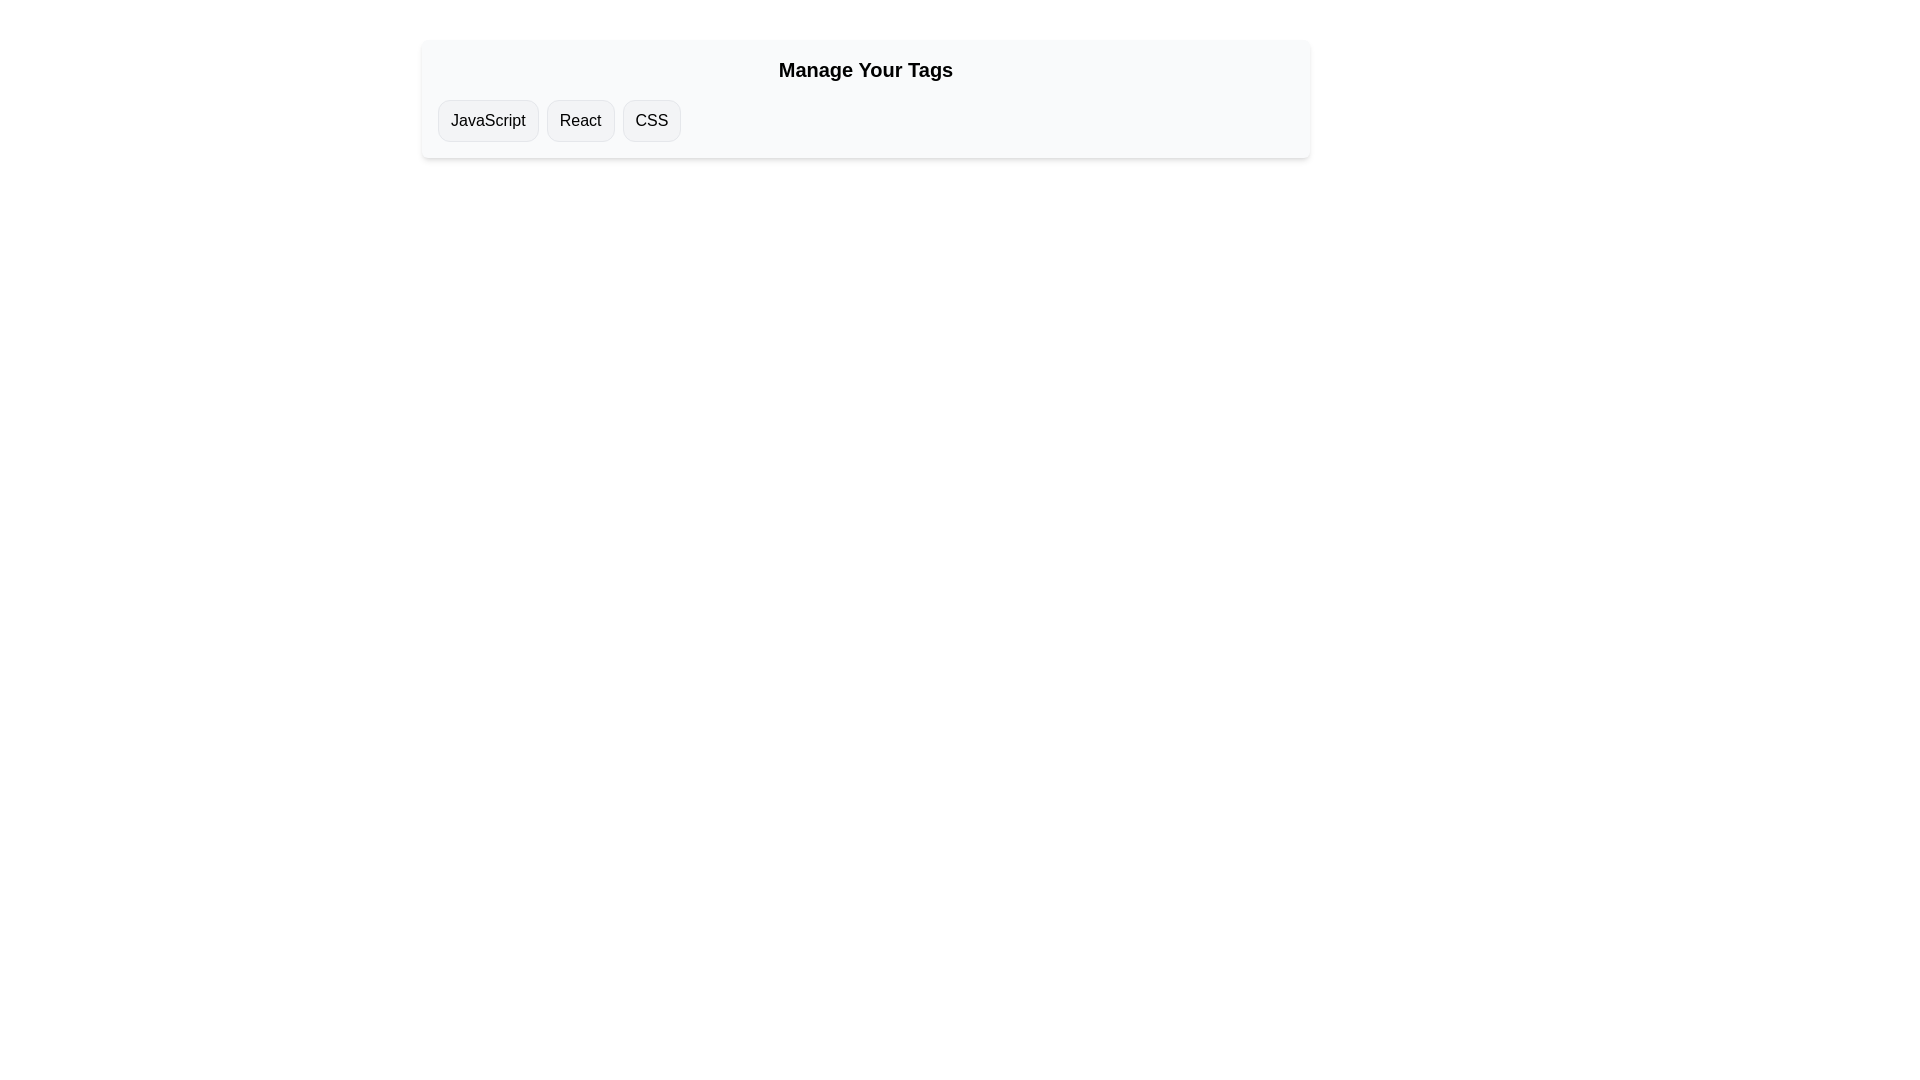 The width and height of the screenshot is (1920, 1080). Describe the element at coordinates (651, 120) in the screenshot. I see `the tag labeled CSS` at that location.